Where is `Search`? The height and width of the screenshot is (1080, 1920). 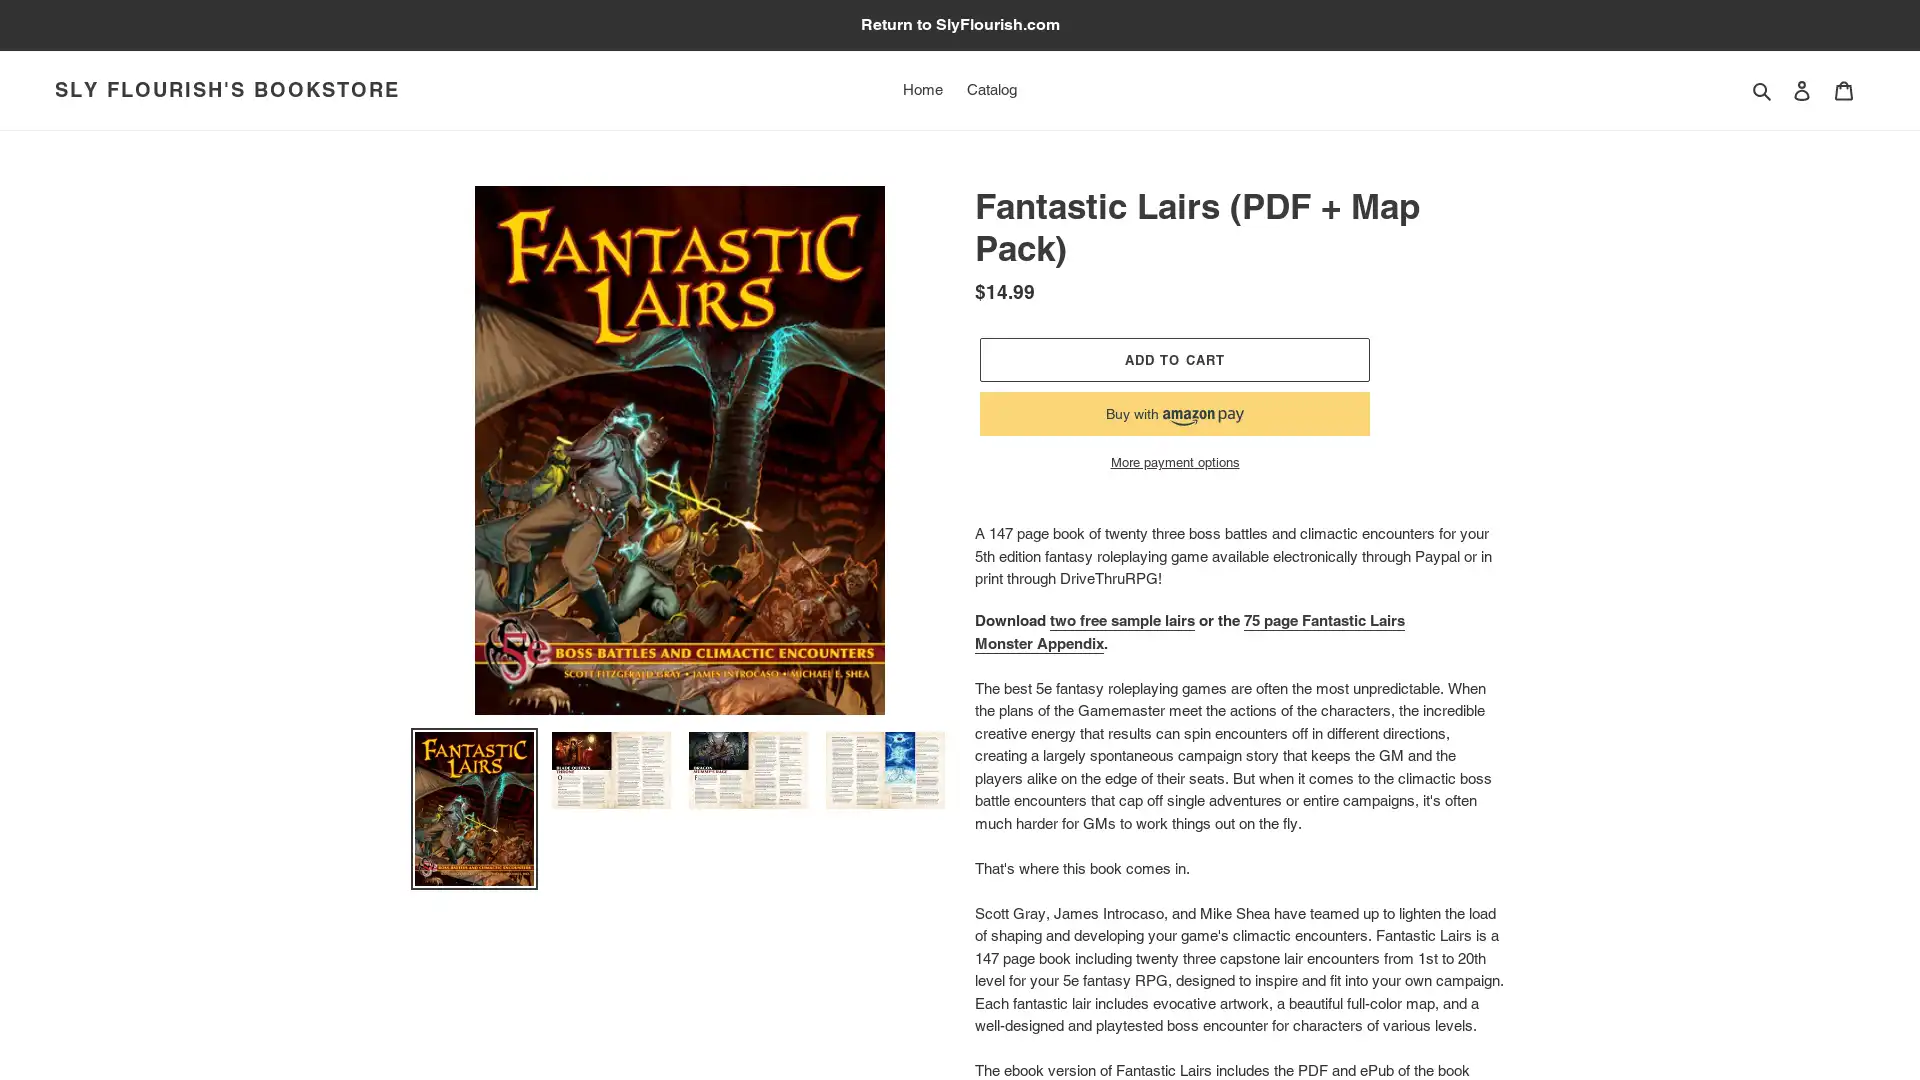
Search is located at coordinates (1763, 88).